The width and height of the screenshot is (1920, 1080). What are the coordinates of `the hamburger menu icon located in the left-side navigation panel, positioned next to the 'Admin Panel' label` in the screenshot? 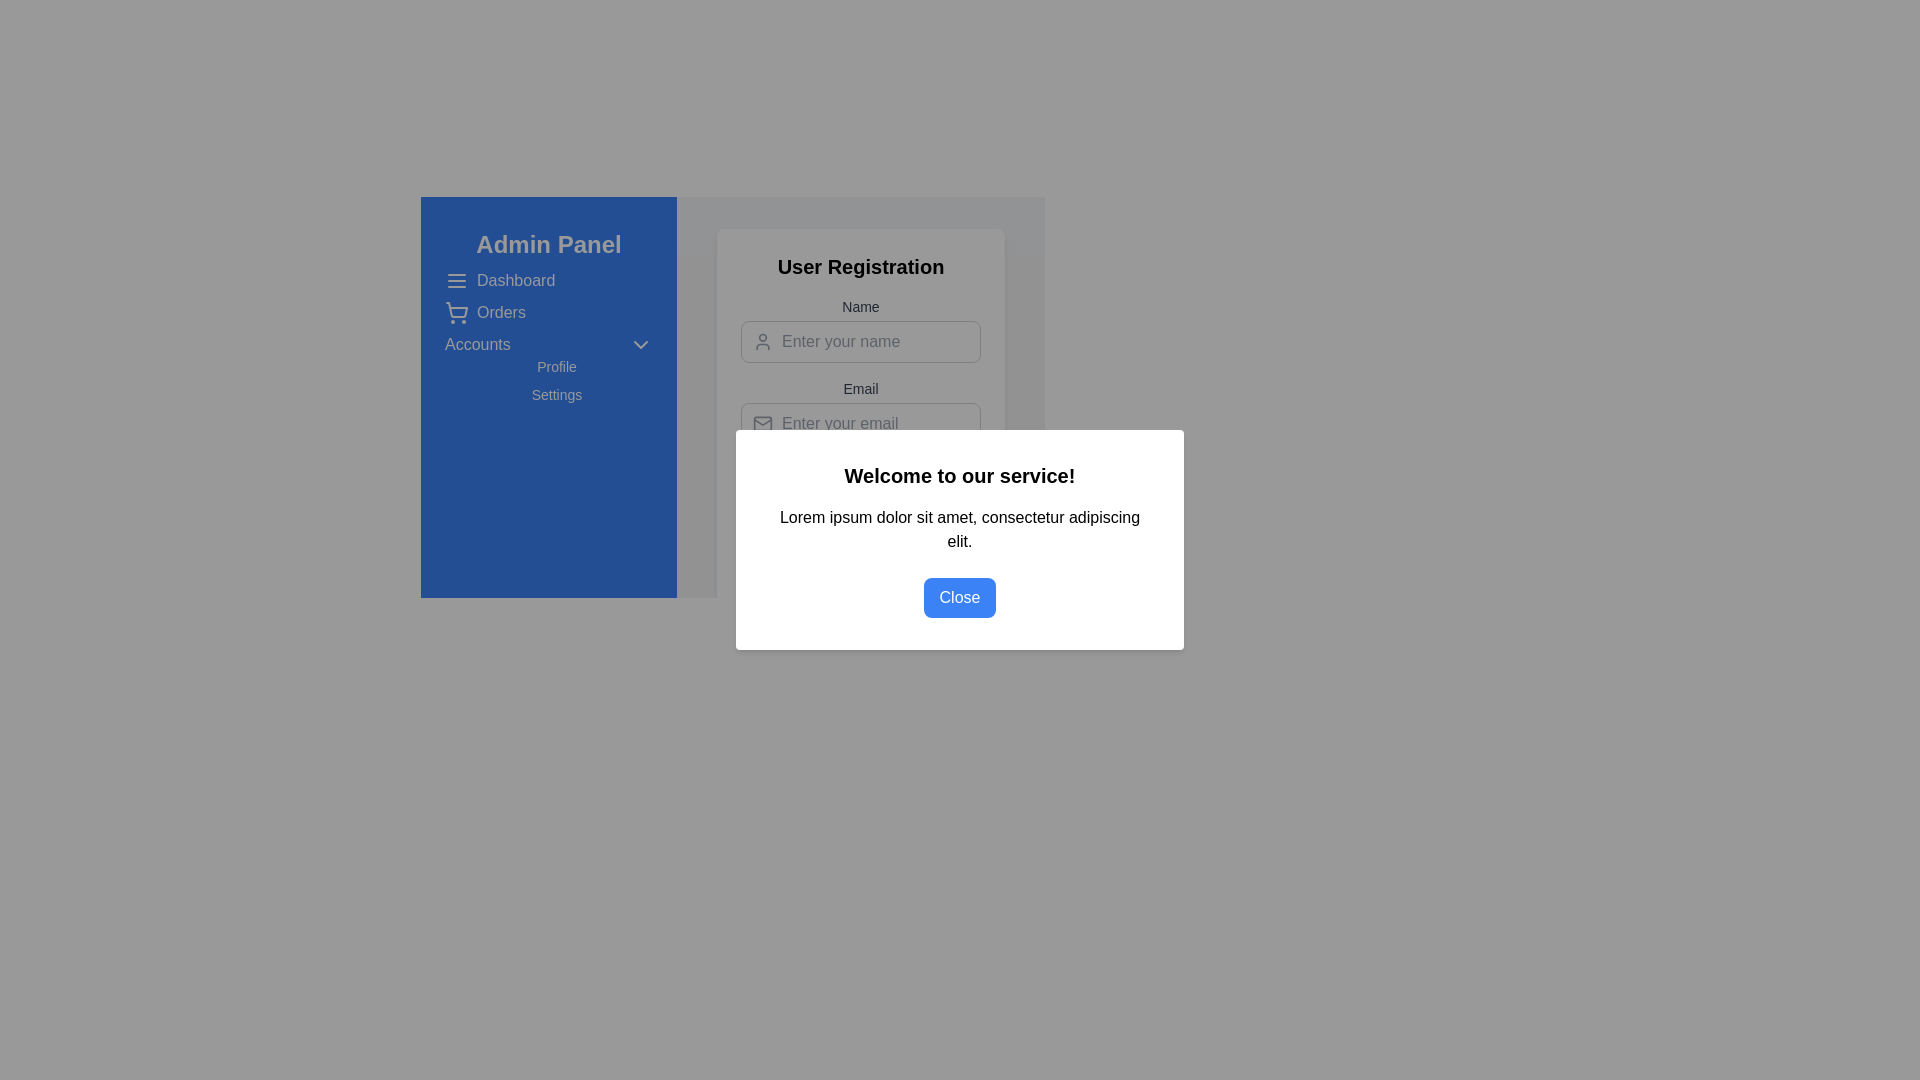 It's located at (455, 281).